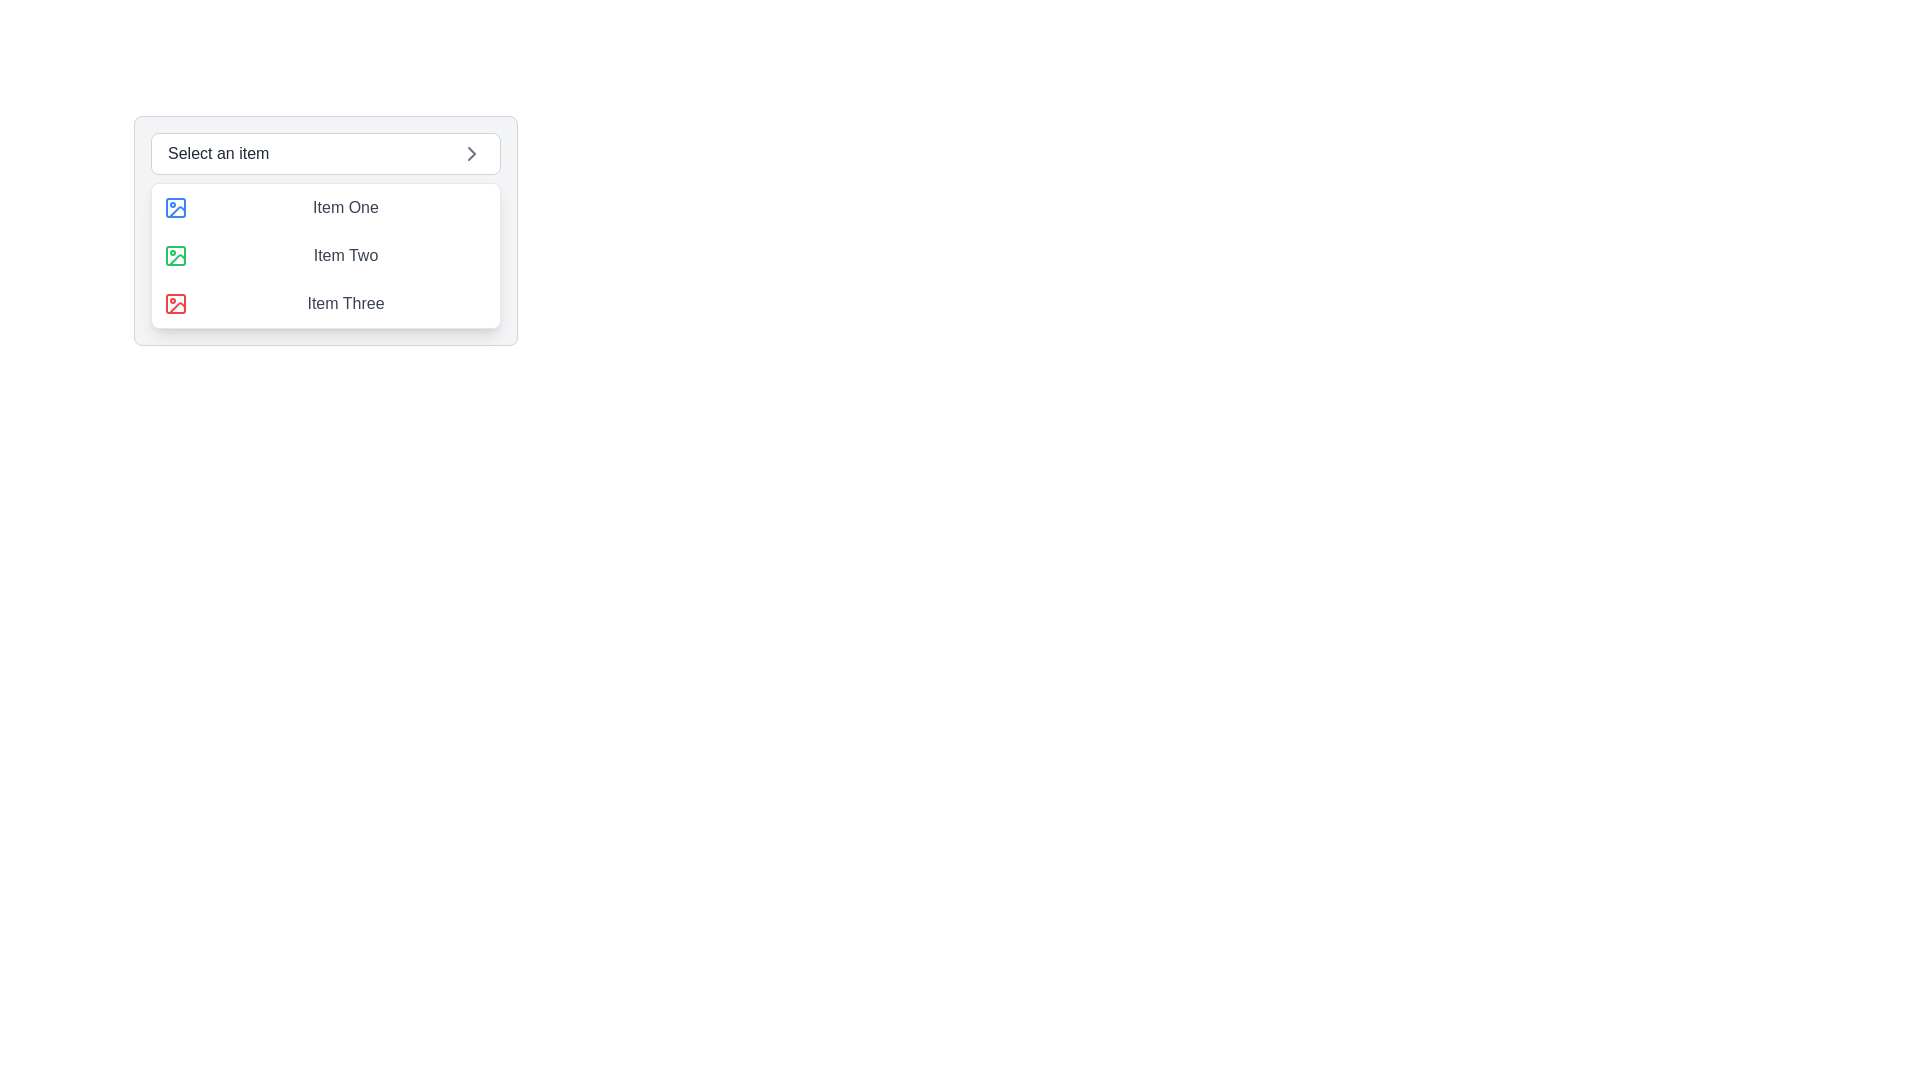  What do you see at coordinates (345, 254) in the screenshot?
I see `the text label displaying 'Item Two' in gray color within the menu list` at bounding box center [345, 254].